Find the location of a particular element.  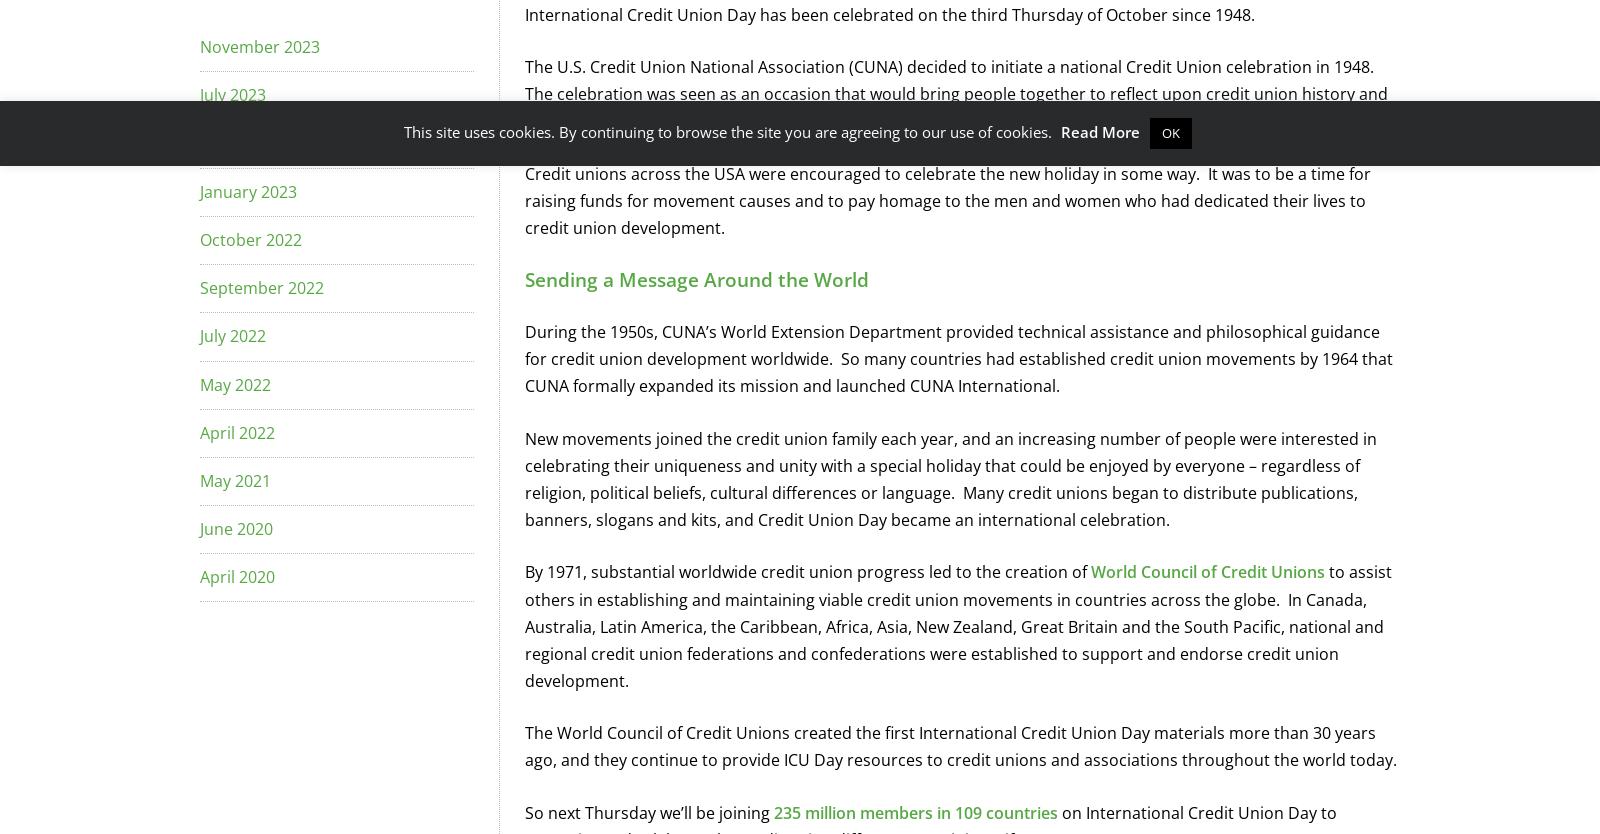

'November 2023' is located at coordinates (260, 47).